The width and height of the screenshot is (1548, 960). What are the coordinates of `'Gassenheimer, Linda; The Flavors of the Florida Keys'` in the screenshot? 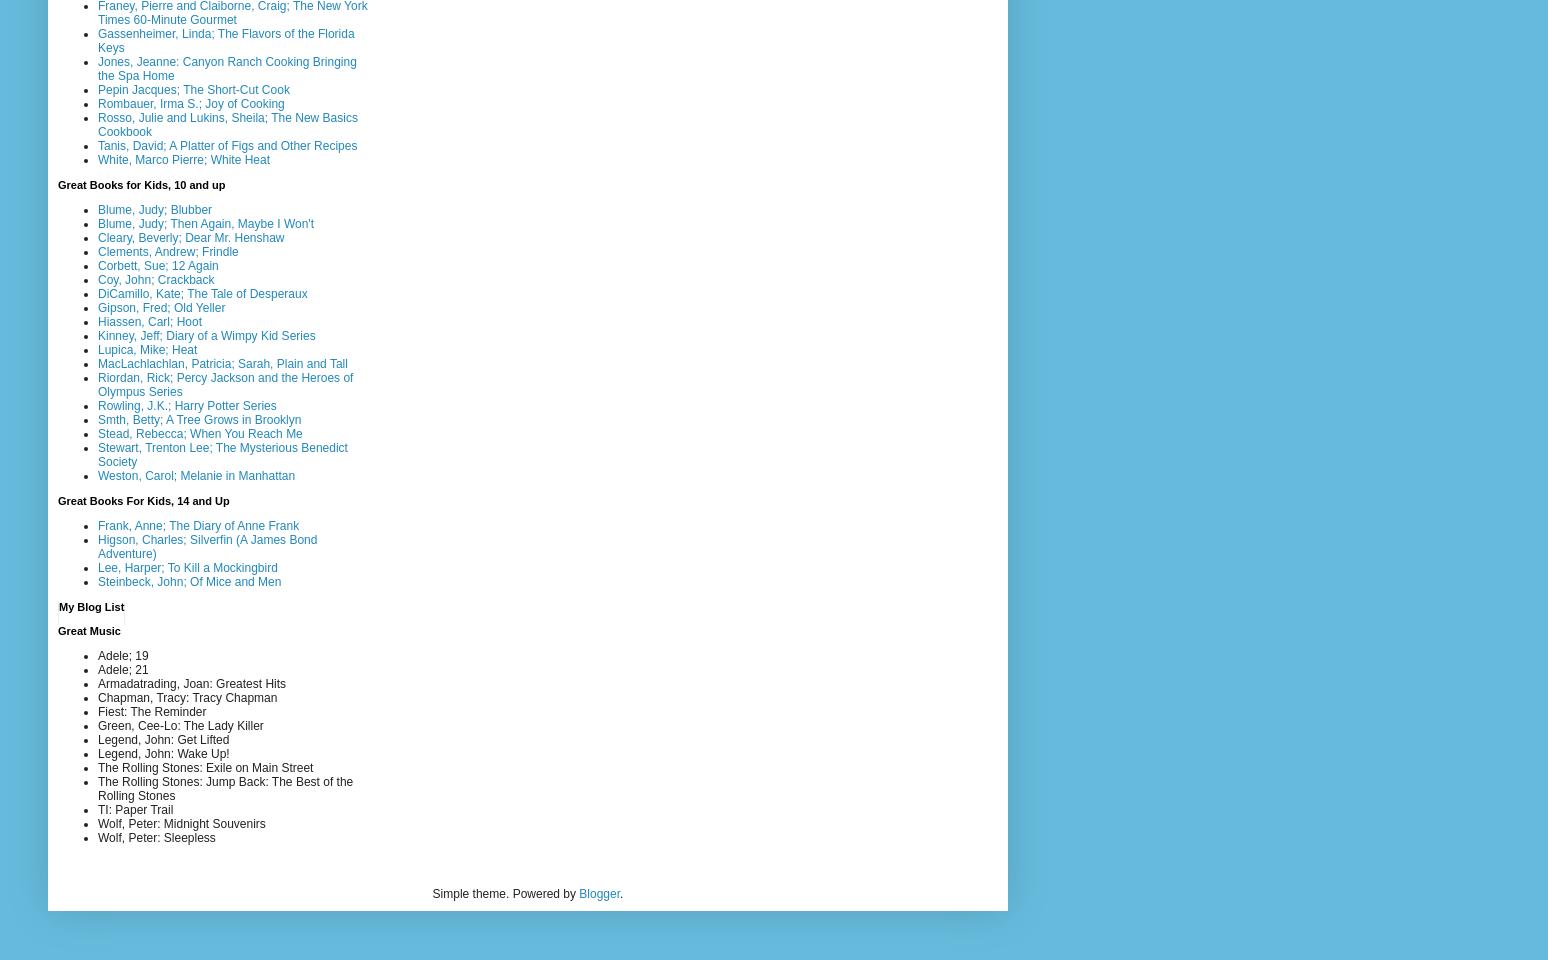 It's located at (225, 39).